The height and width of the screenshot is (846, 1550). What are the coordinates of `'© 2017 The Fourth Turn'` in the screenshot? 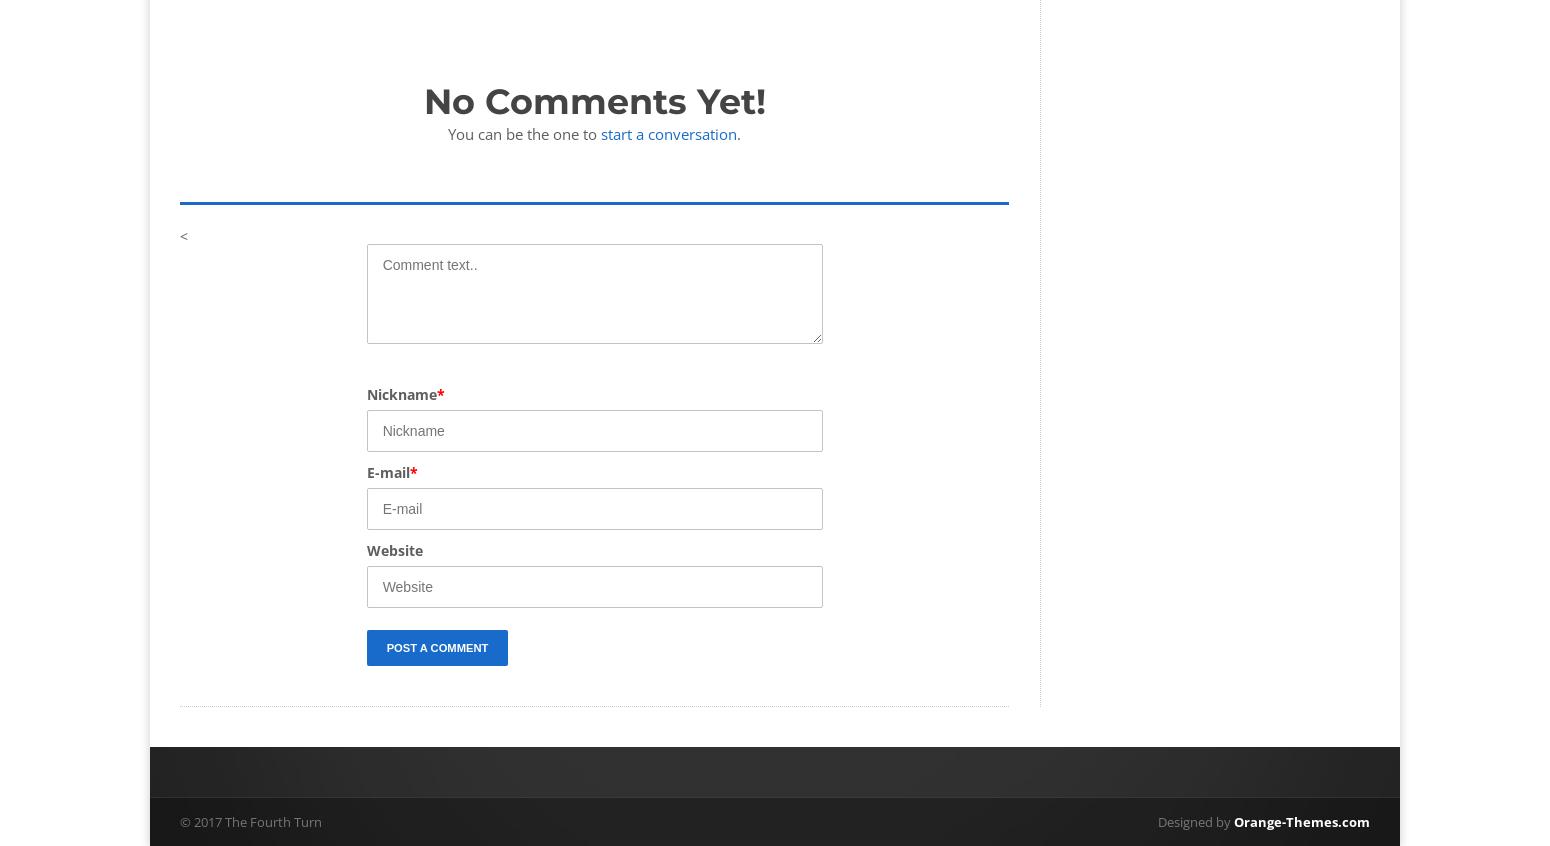 It's located at (178, 821).